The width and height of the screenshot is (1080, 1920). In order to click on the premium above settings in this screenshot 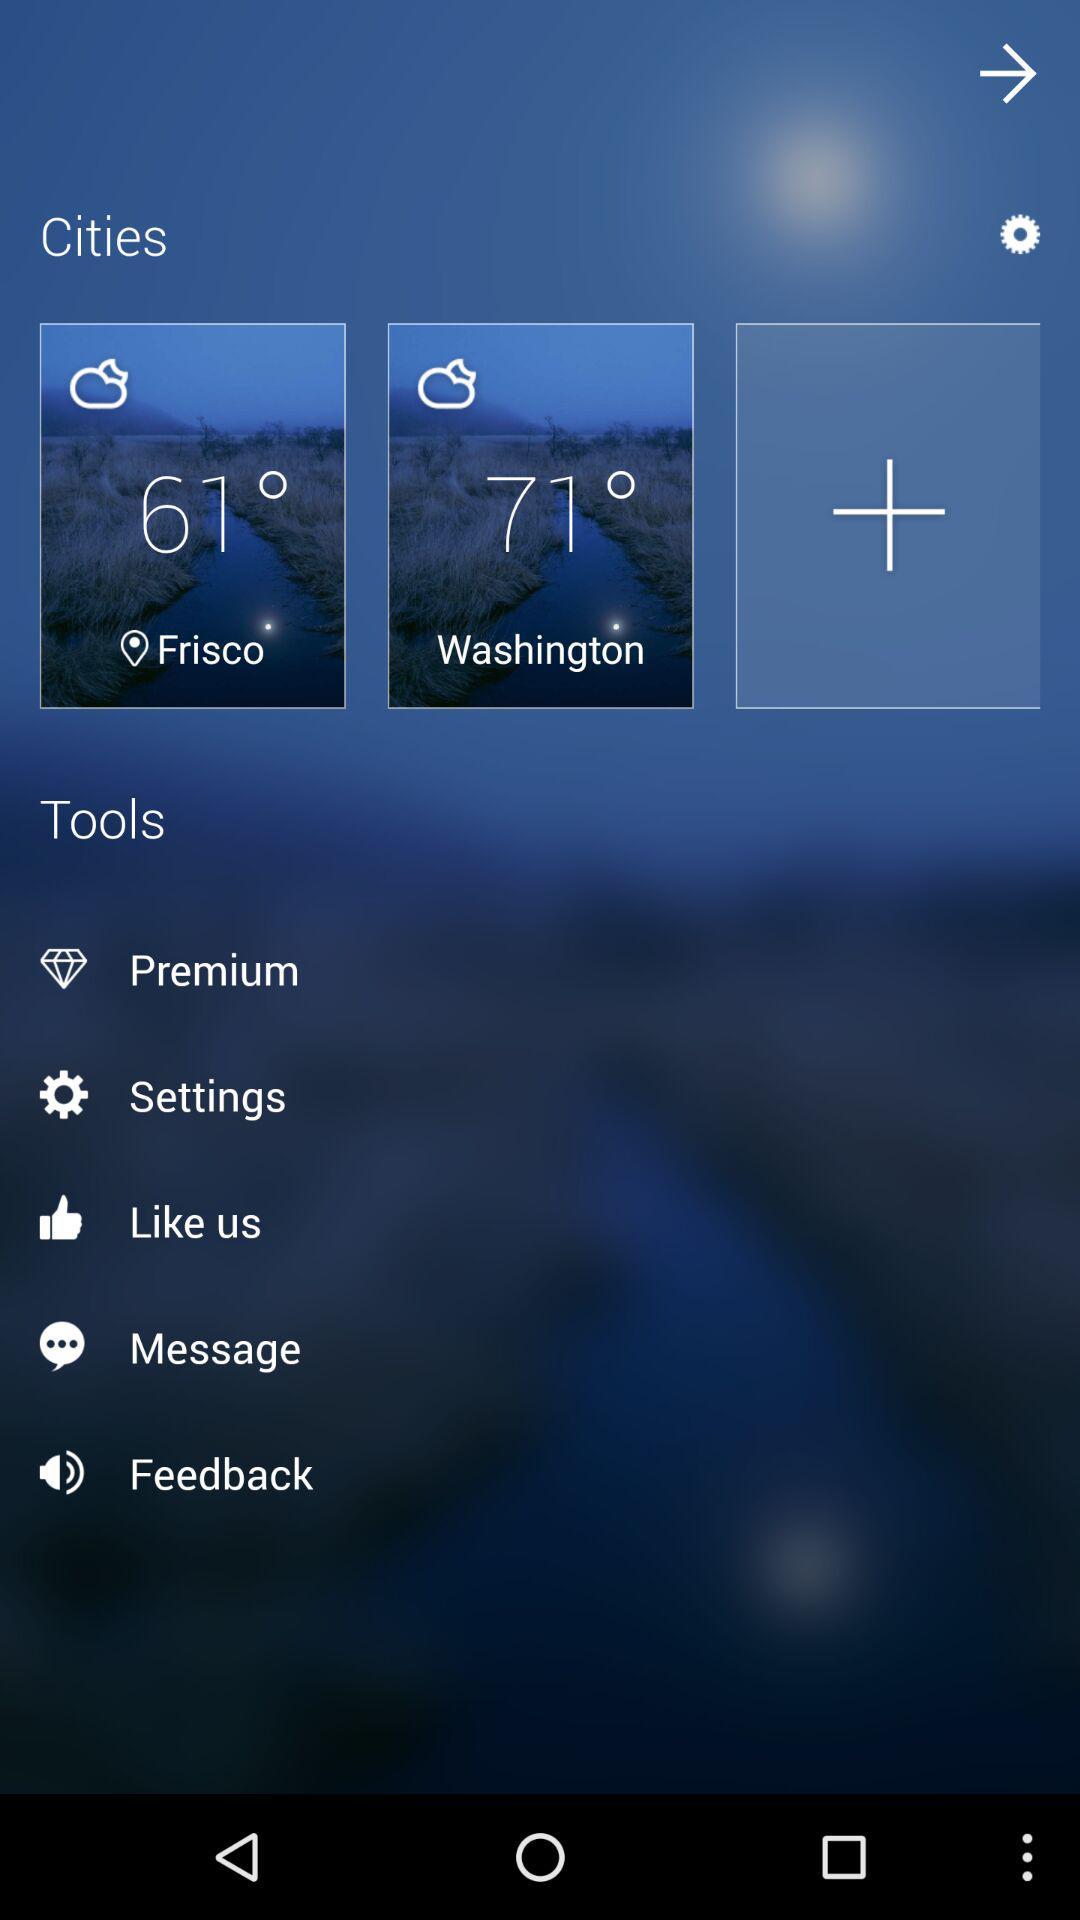, I will do `click(540, 969)`.